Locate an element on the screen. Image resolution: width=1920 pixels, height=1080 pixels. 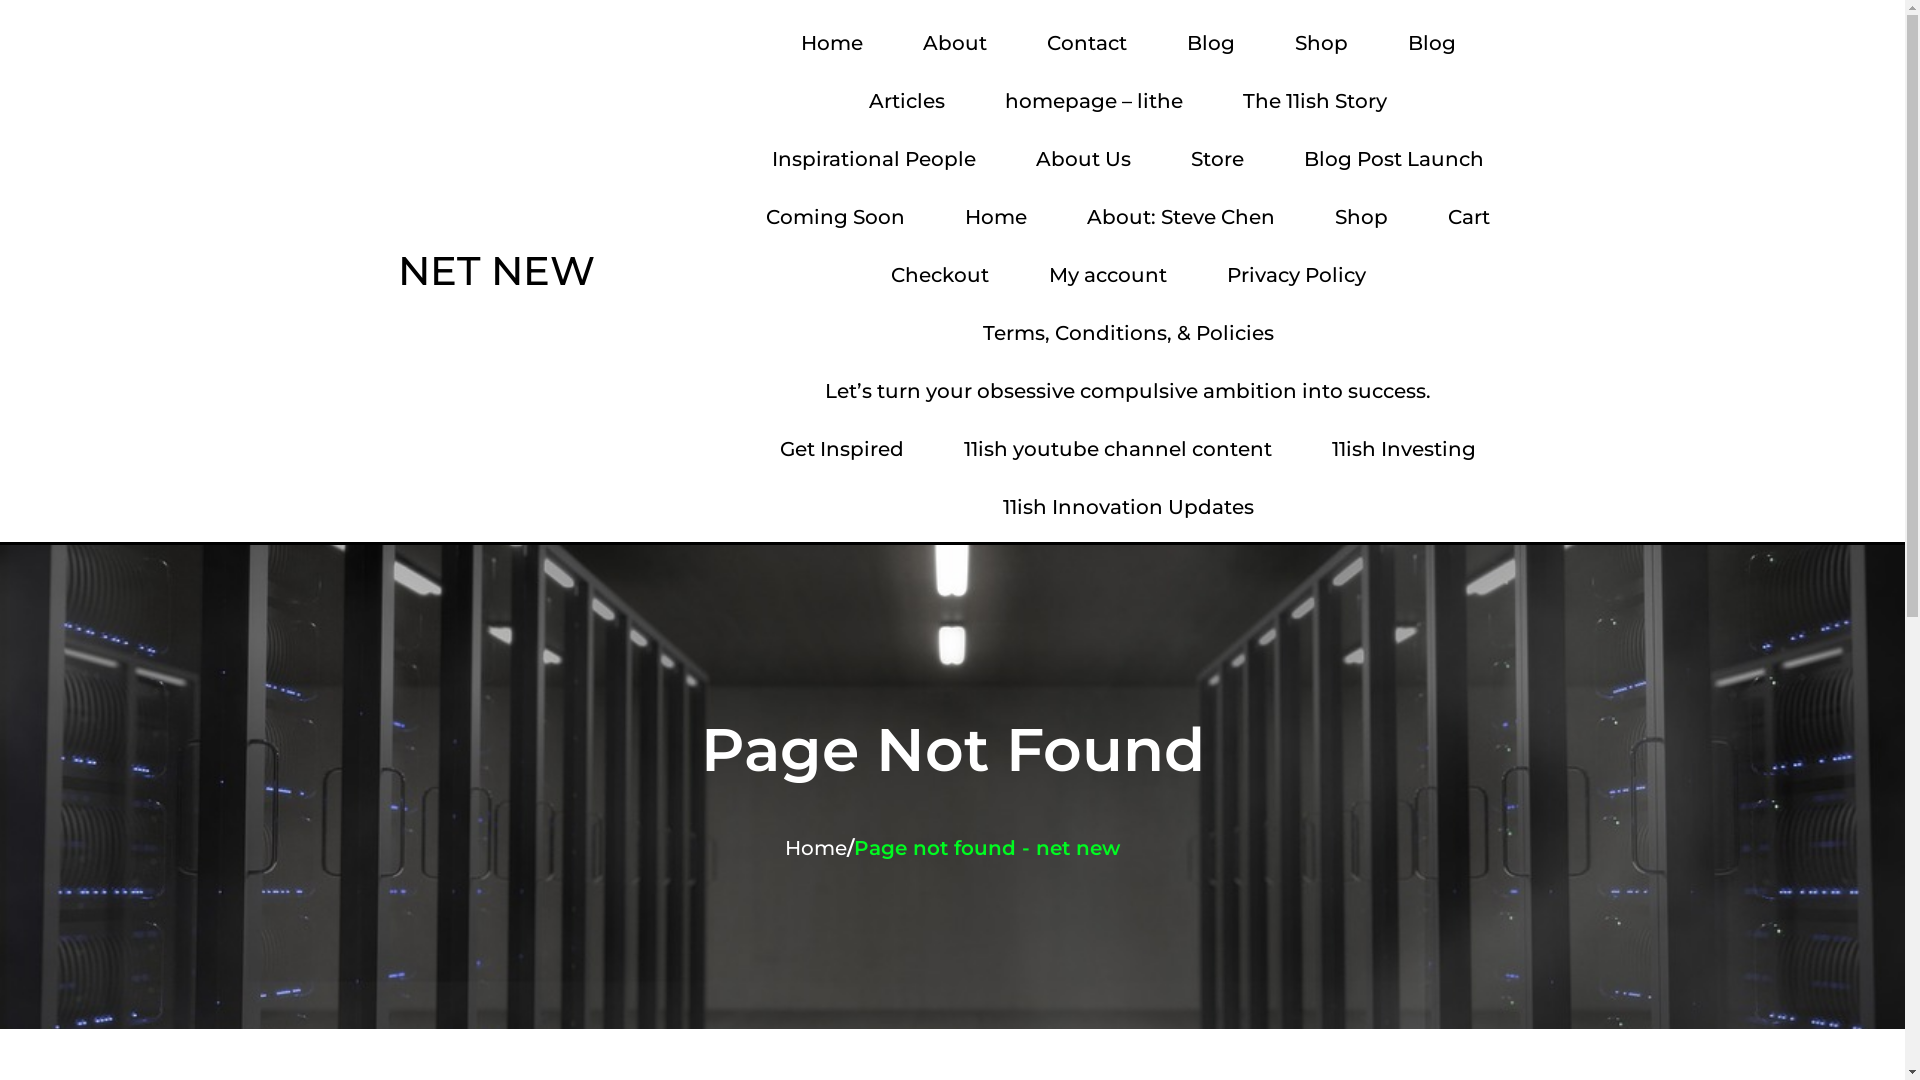
'Blog' is located at coordinates (1429, 42).